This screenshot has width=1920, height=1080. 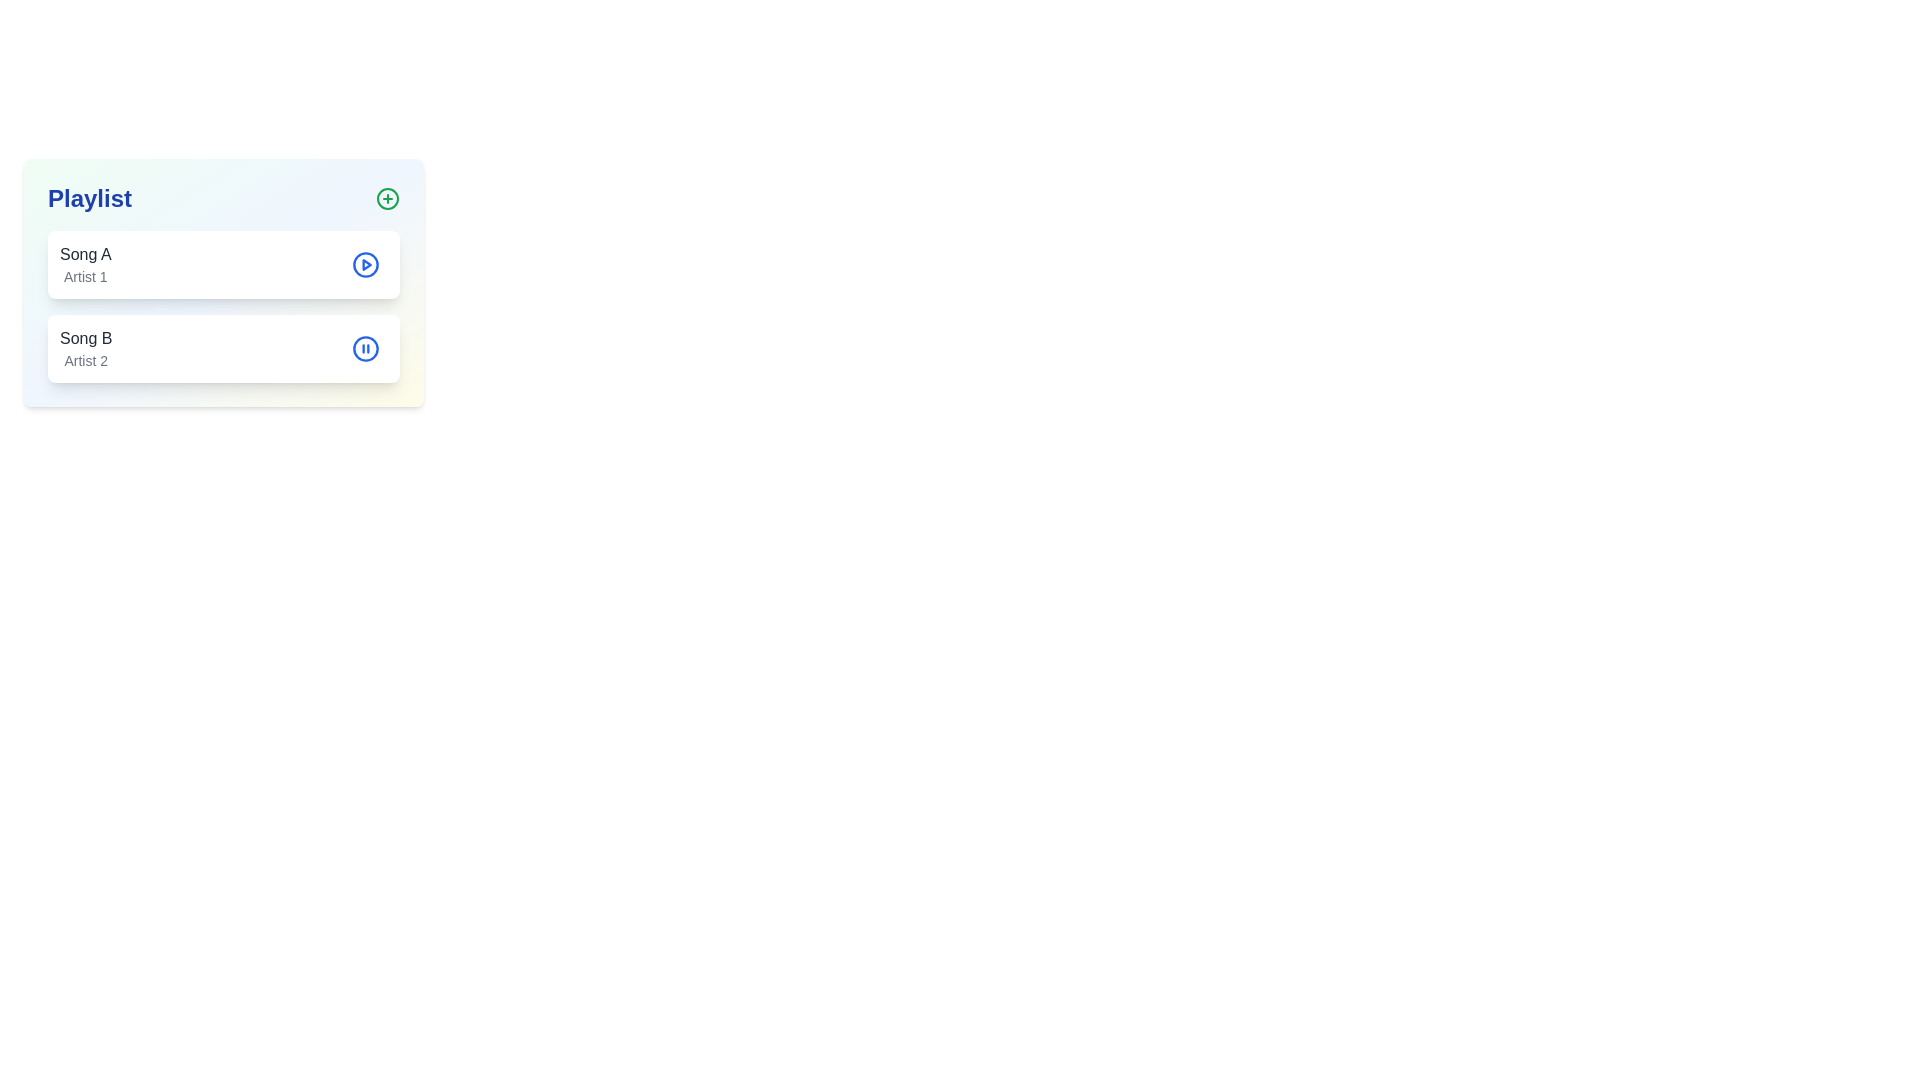 What do you see at coordinates (224, 264) in the screenshot?
I see `the first list item displaying 'Song A' with a play button` at bounding box center [224, 264].